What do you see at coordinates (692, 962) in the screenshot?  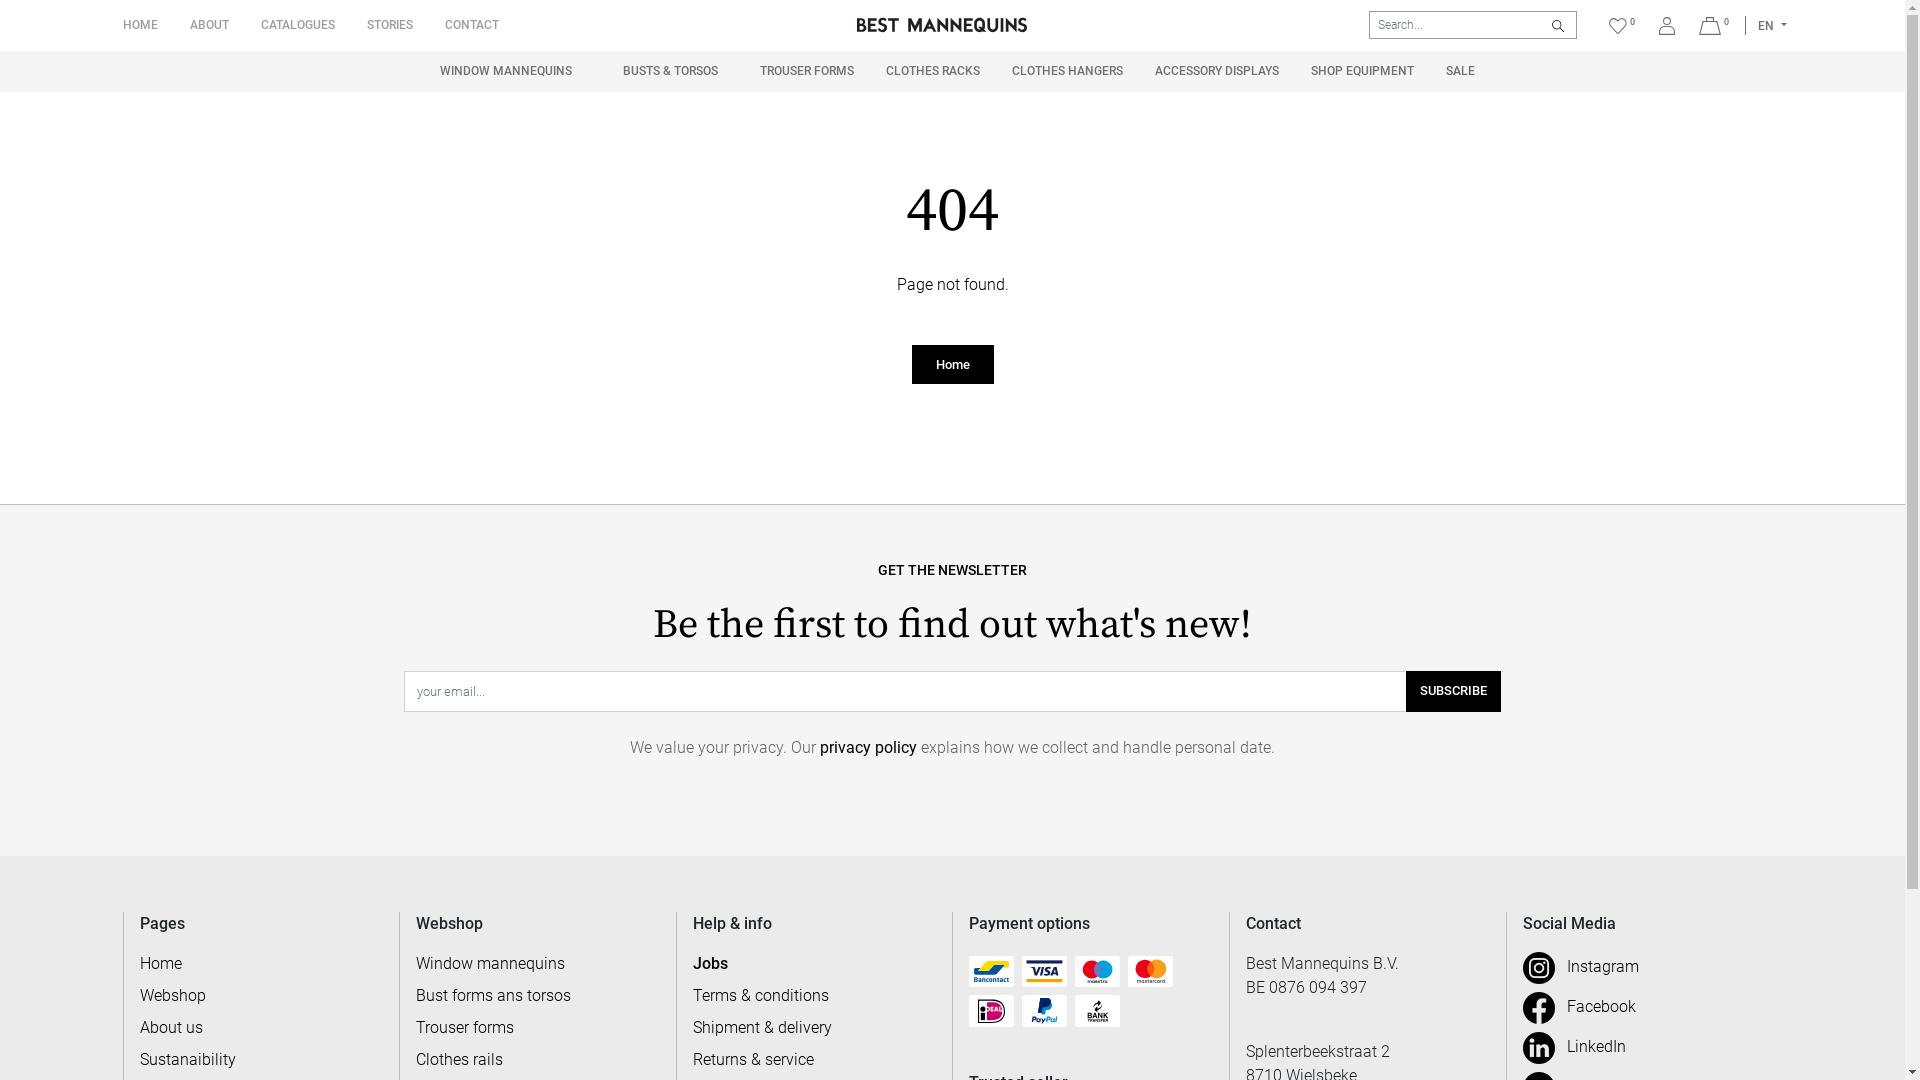 I see `'Jobs'` at bounding box center [692, 962].